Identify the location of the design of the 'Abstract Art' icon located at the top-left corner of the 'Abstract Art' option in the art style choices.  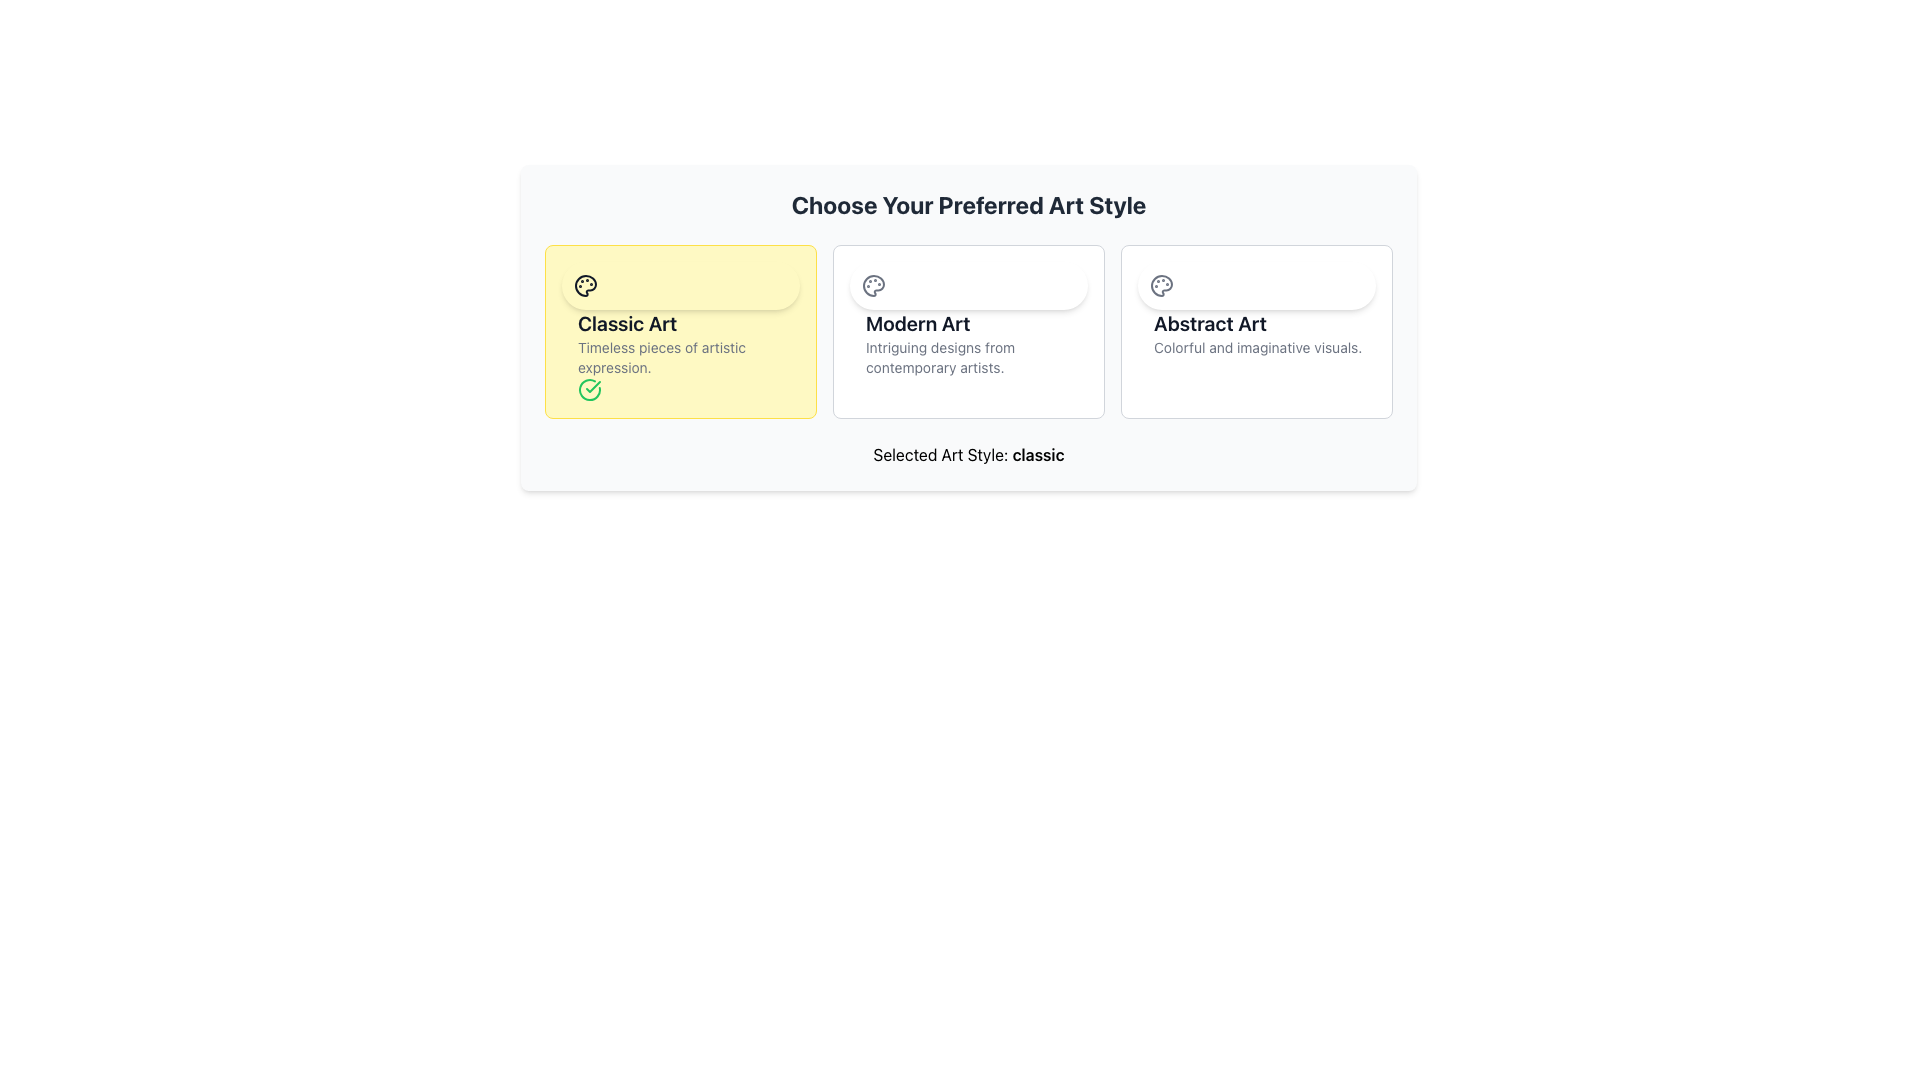
(1161, 285).